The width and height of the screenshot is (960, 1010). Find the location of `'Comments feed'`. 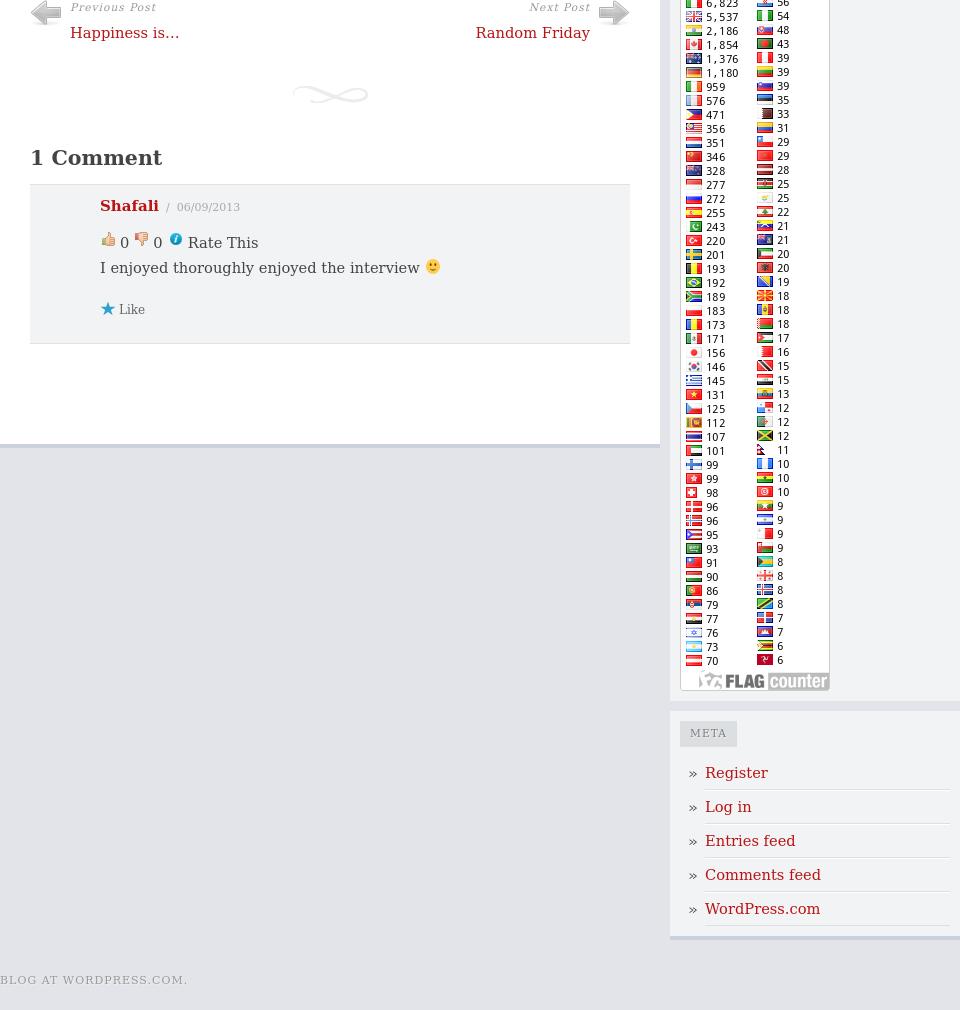

'Comments feed' is located at coordinates (762, 874).